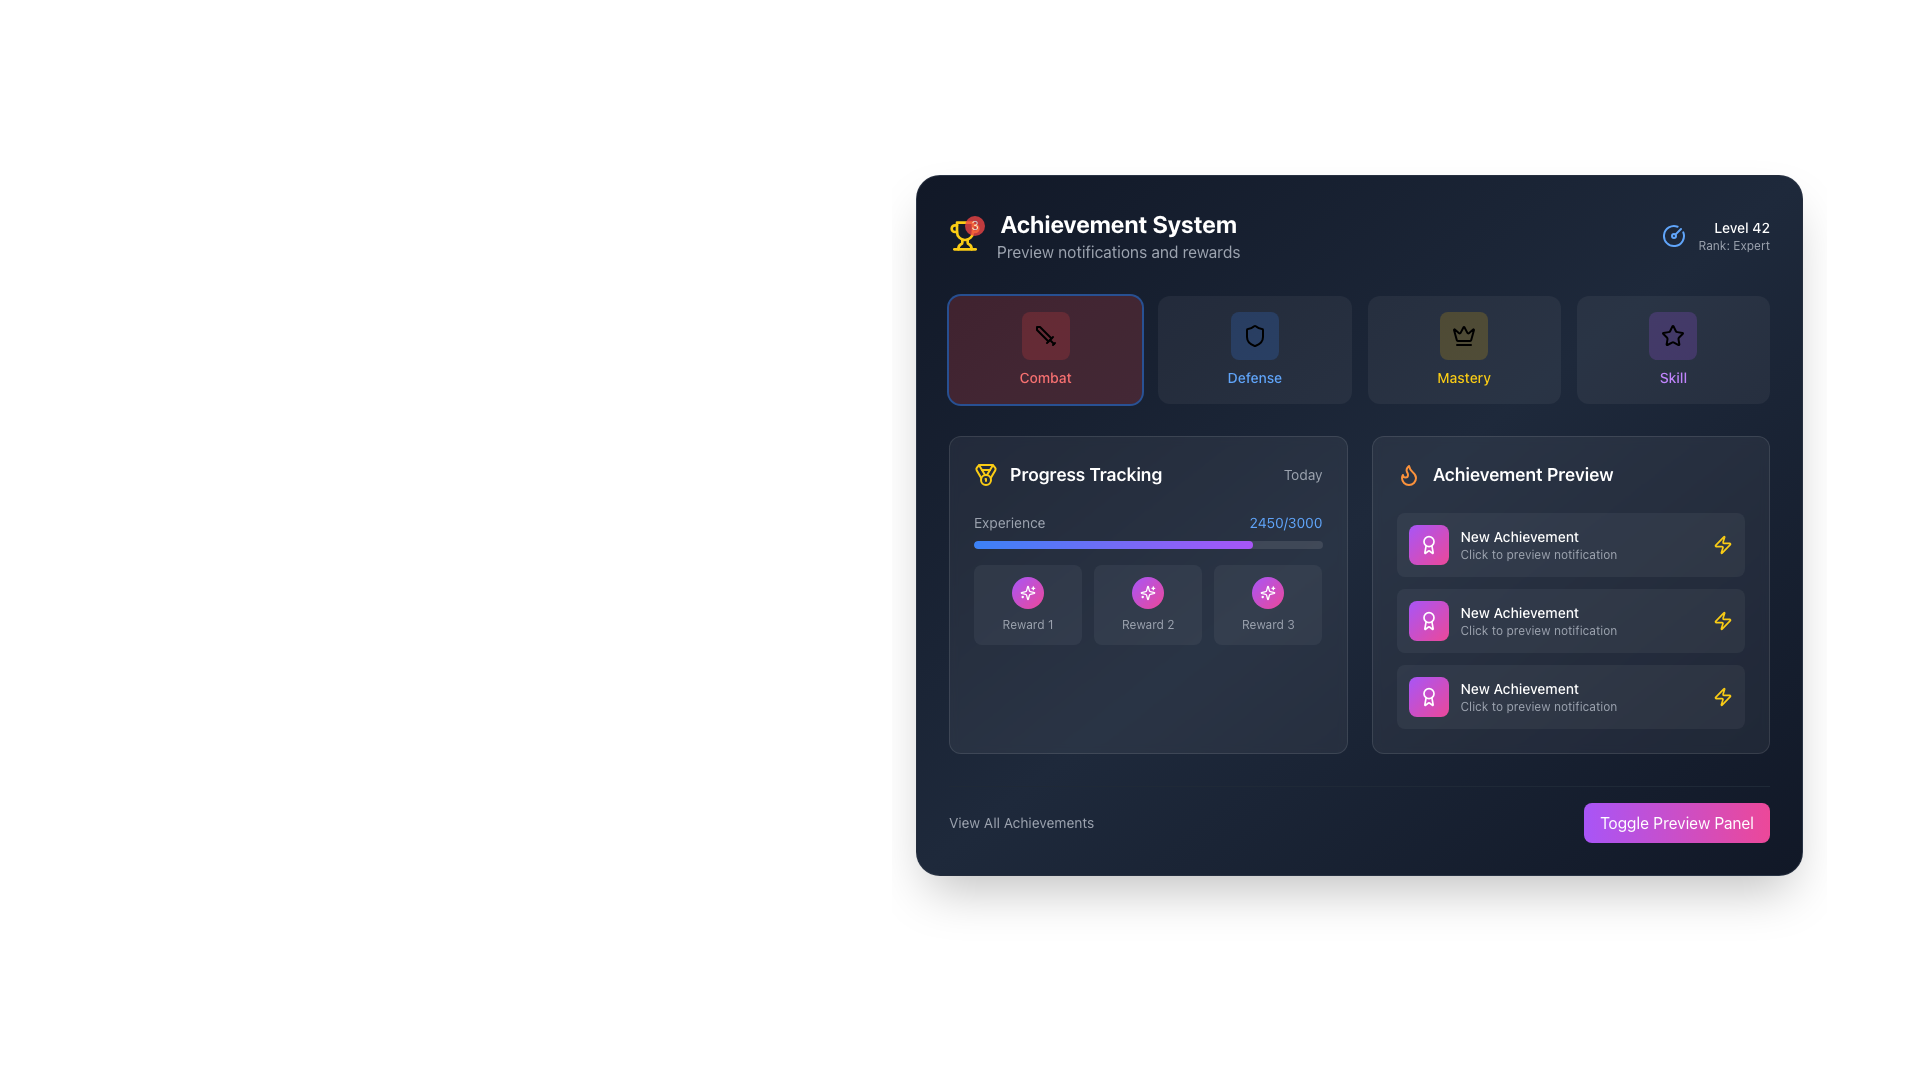  I want to click on the Circular Button with Icon that is centrally located within the 'Reward 3' card in the 'Progress Tracking' panel, so click(1267, 592).